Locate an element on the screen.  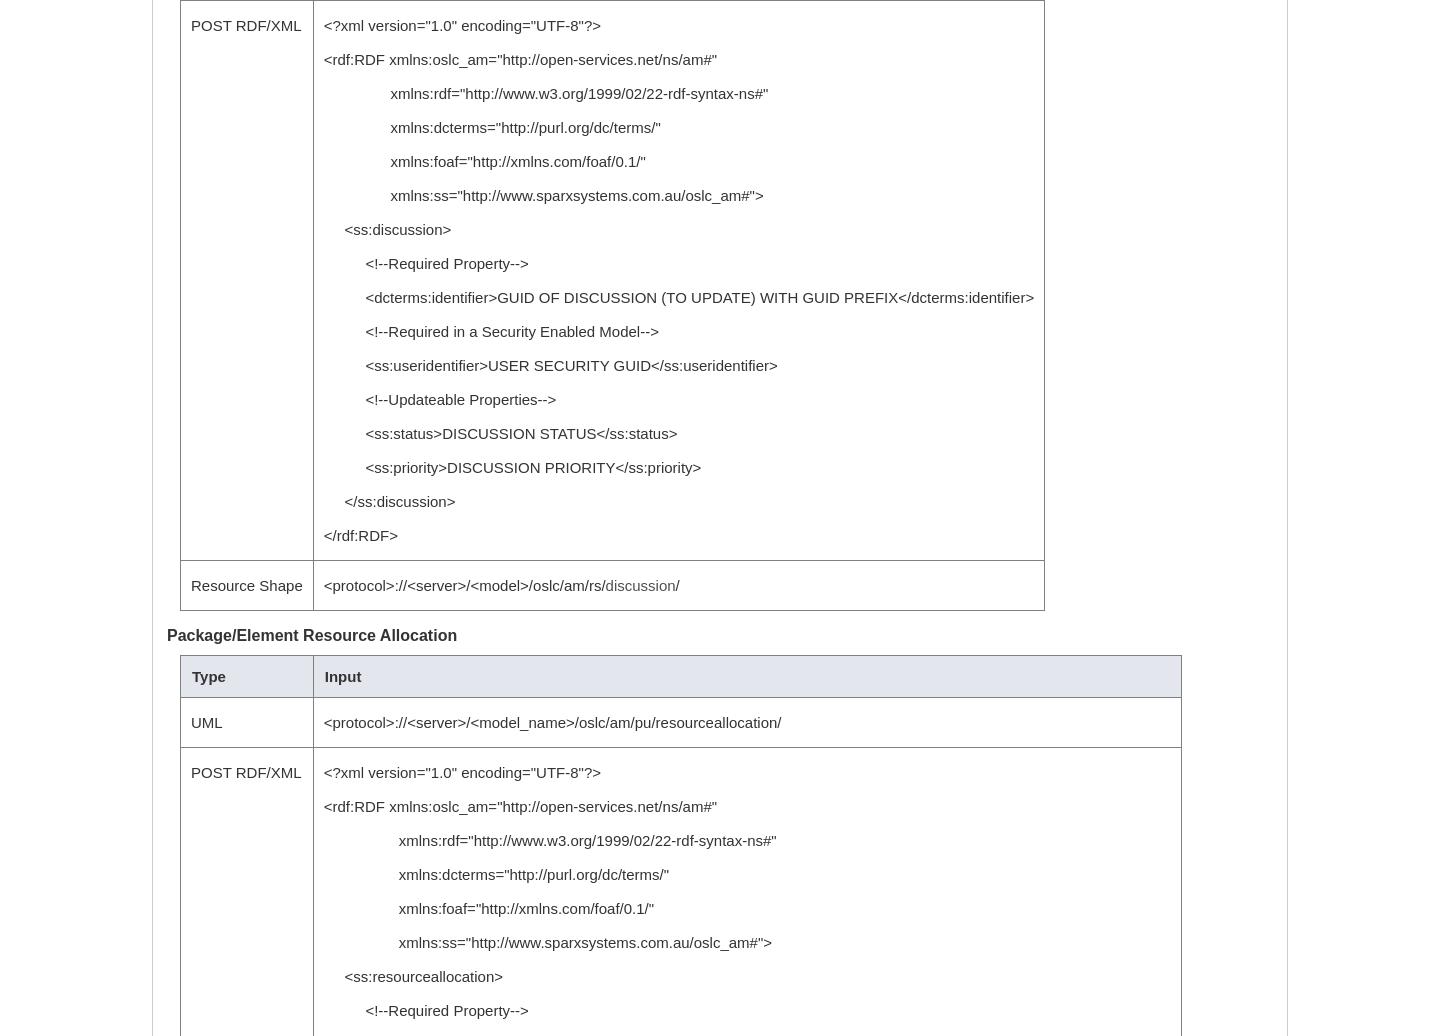
'discussion' is located at coordinates (638, 585).